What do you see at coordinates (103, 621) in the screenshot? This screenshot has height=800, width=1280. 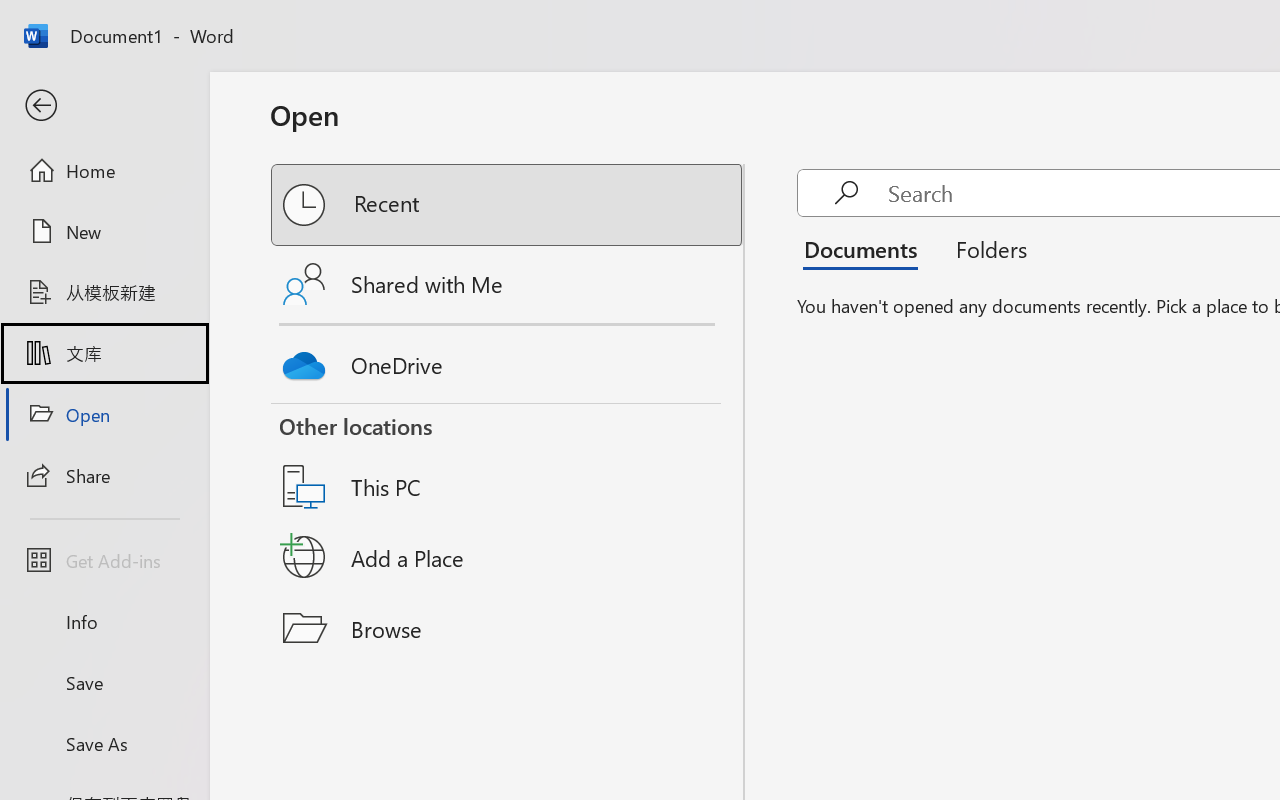 I see `'Info'` at bounding box center [103, 621].